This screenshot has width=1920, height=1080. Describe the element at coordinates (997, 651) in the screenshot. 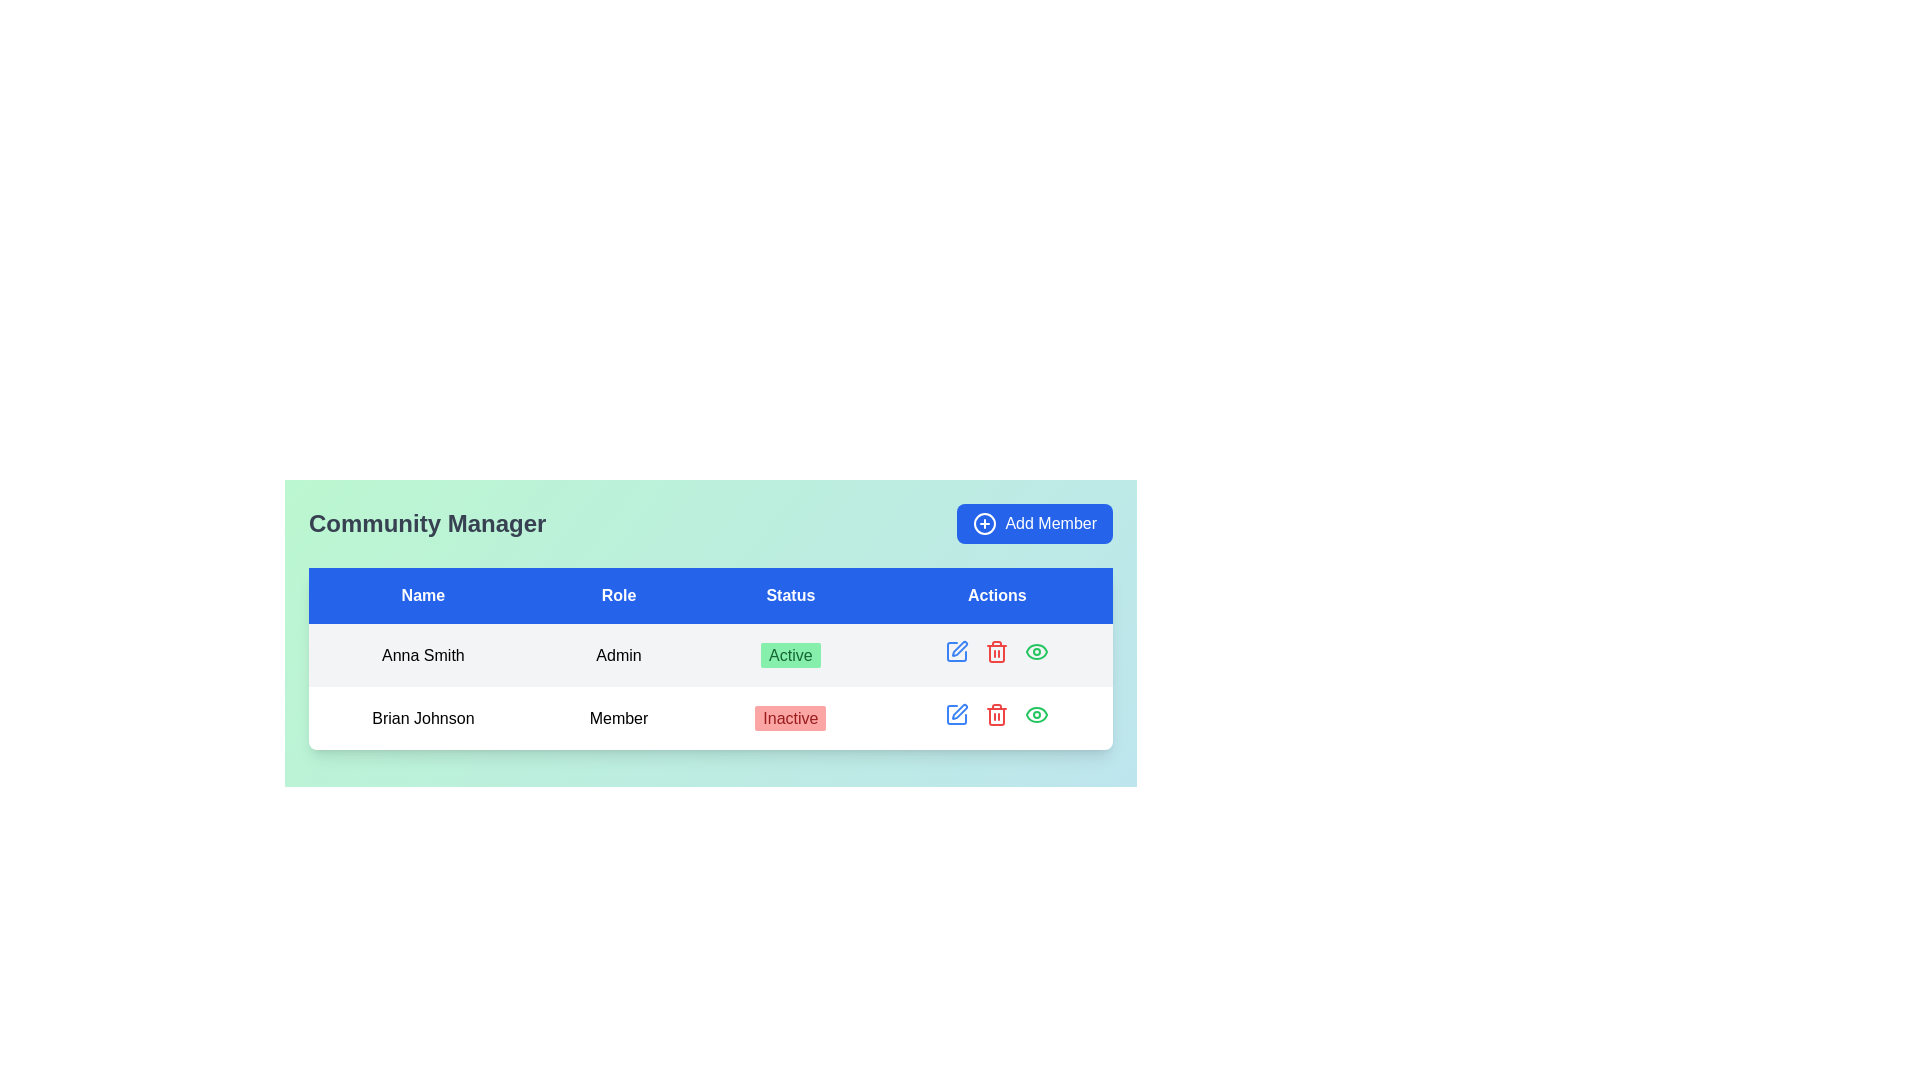

I see `the delete icon button in the Actions column of the table for the user 'Brian Johnson'` at that location.